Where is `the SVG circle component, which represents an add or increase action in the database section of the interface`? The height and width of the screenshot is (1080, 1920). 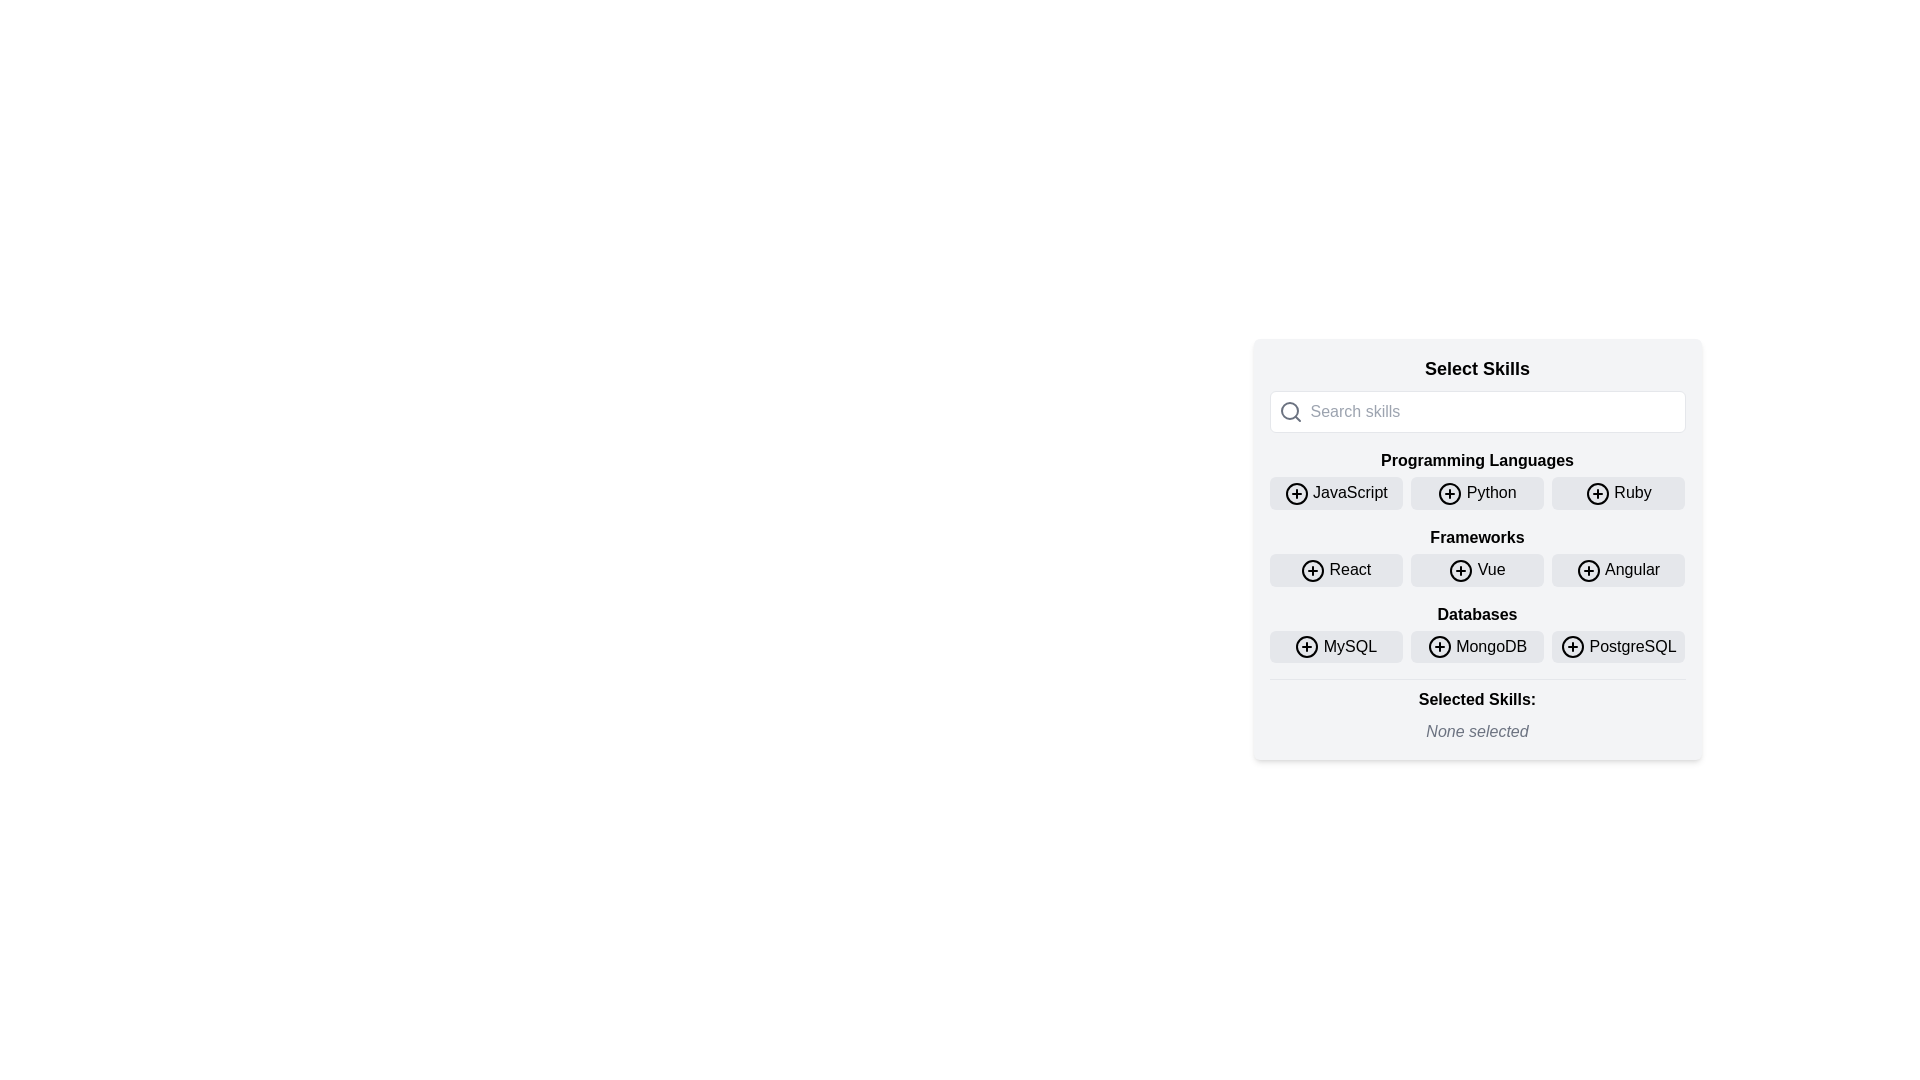 the SVG circle component, which represents an add or increase action in the database section of the interface is located at coordinates (1307, 647).